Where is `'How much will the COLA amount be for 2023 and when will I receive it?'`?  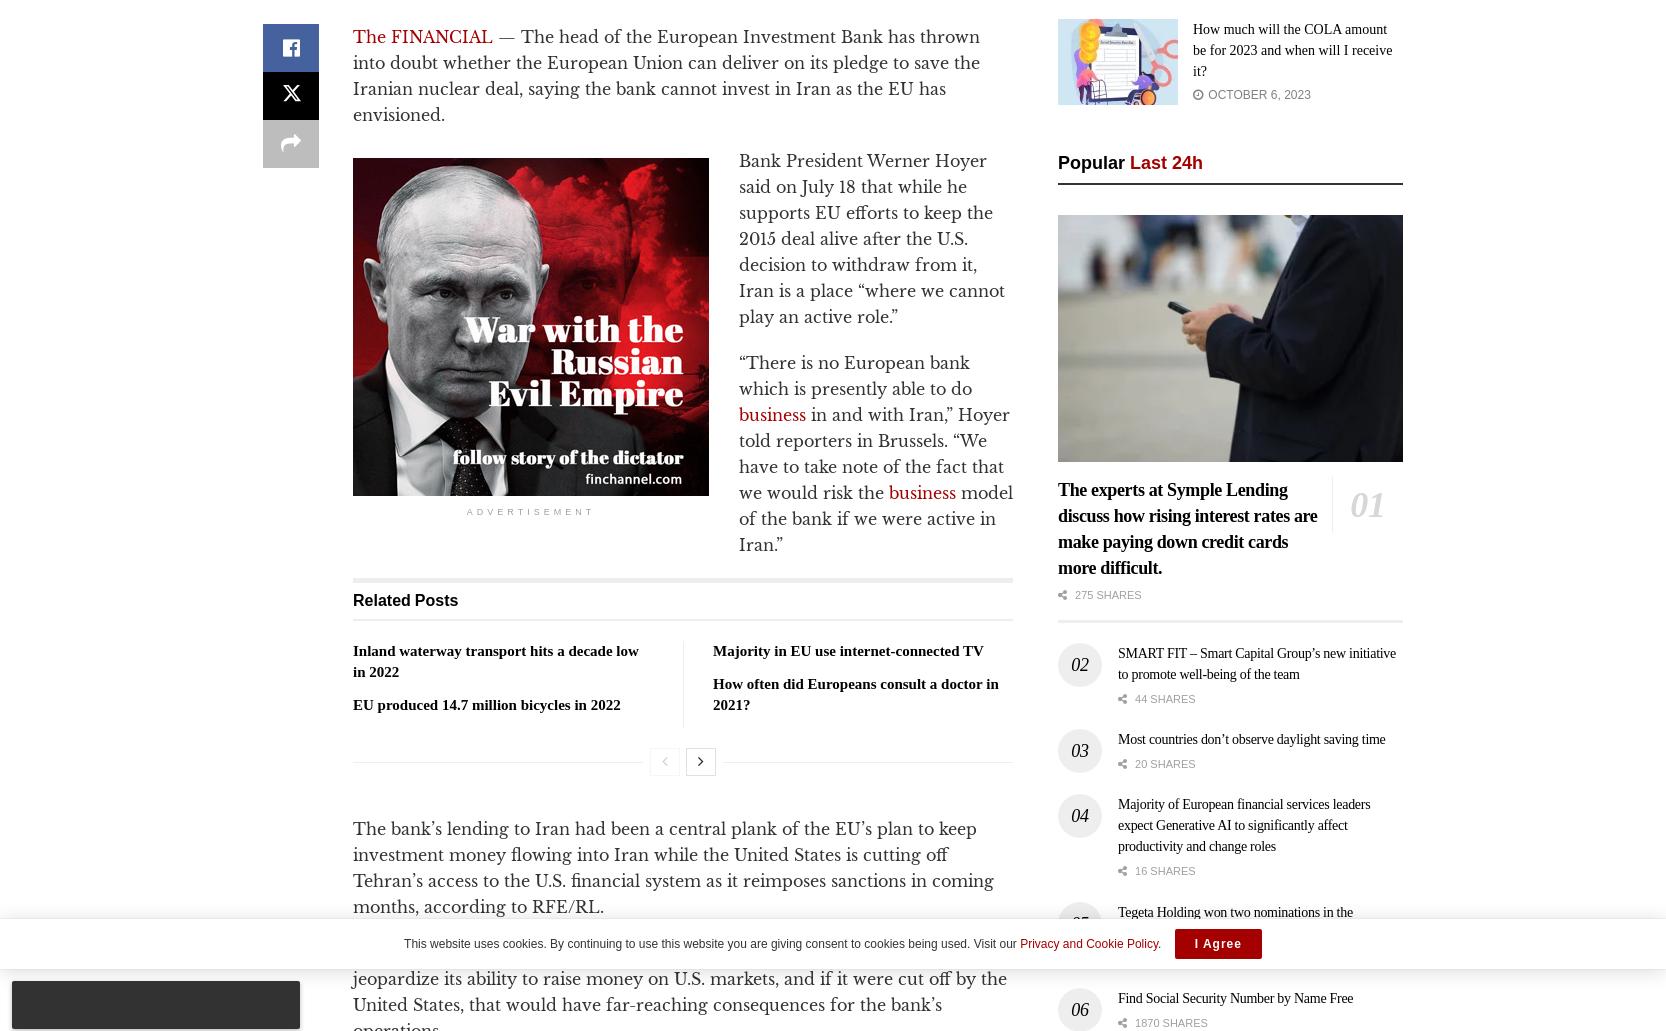
'How much will the COLA amount be for 2023 and when will I receive it?' is located at coordinates (1291, 49).